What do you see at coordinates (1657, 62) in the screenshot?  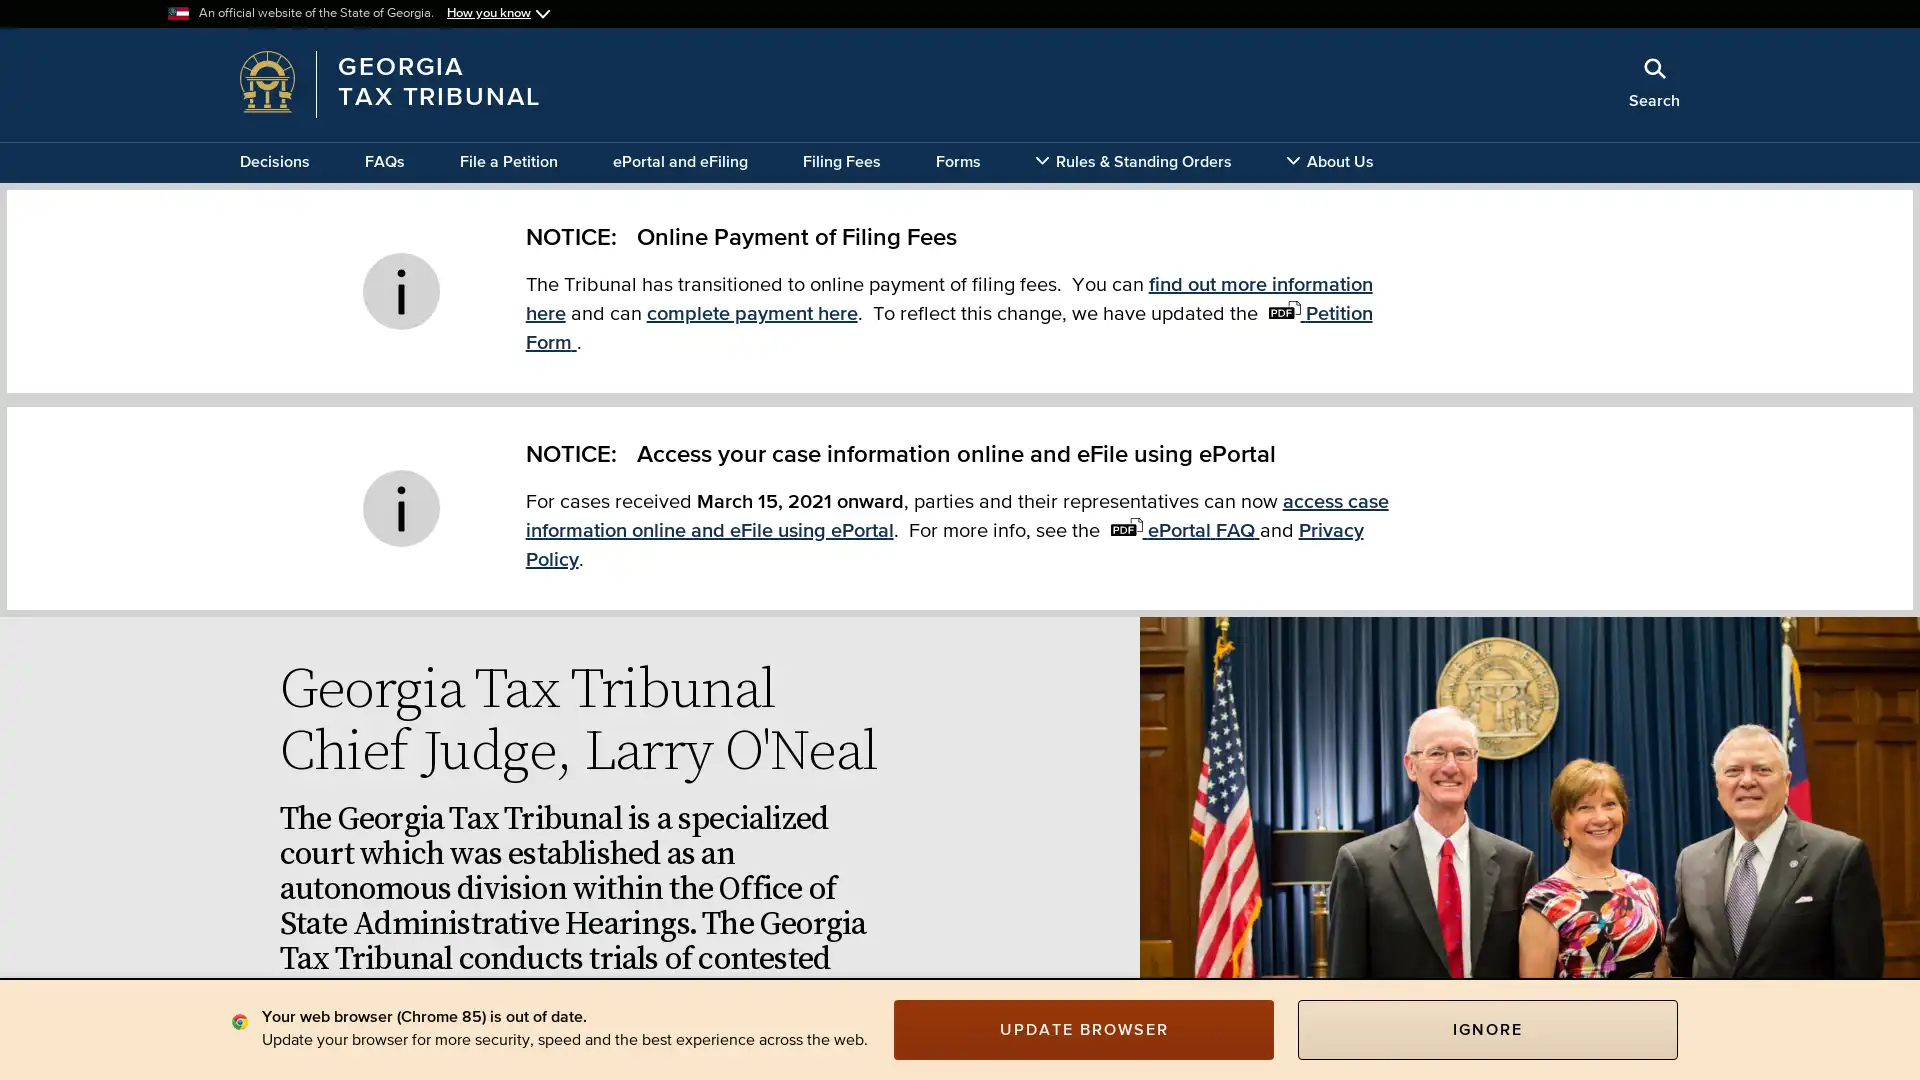 I see `Close` at bounding box center [1657, 62].